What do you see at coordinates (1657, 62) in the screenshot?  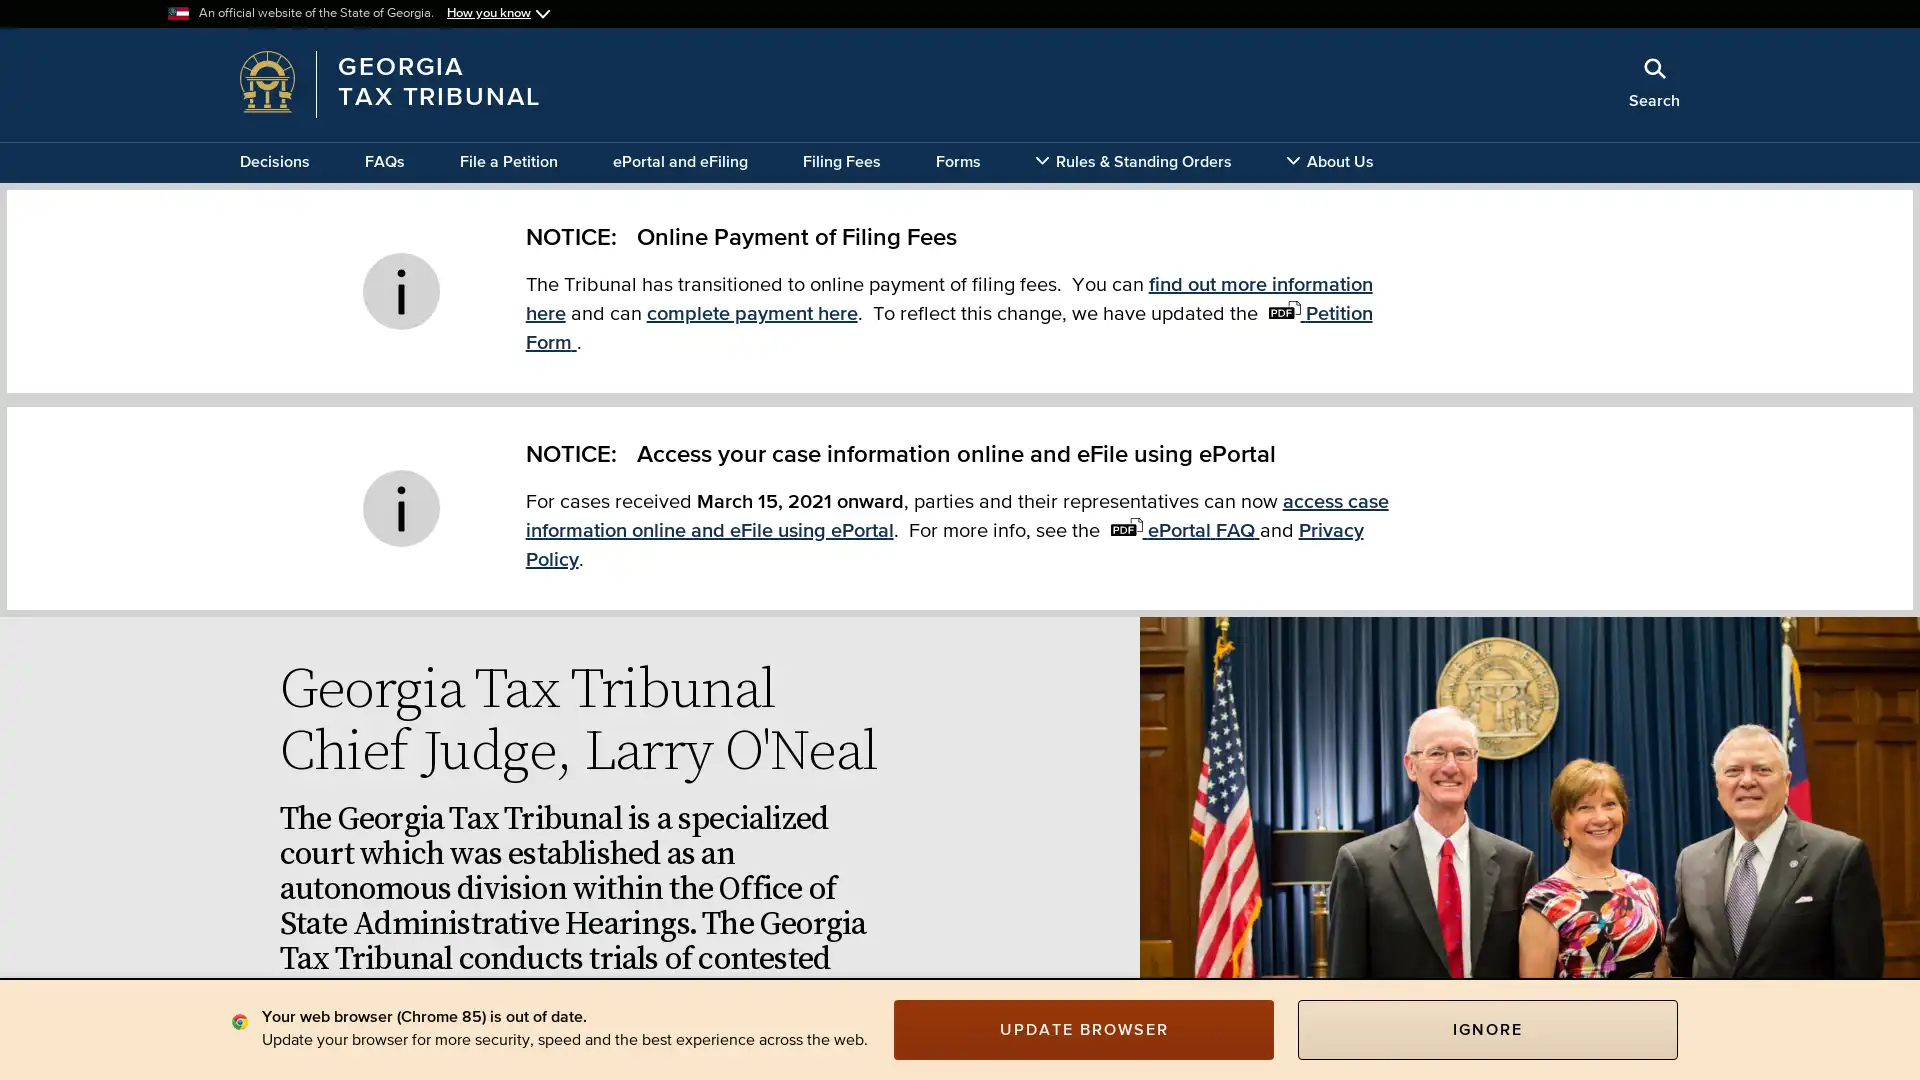 I see `Close` at bounding box center [1657, 62].